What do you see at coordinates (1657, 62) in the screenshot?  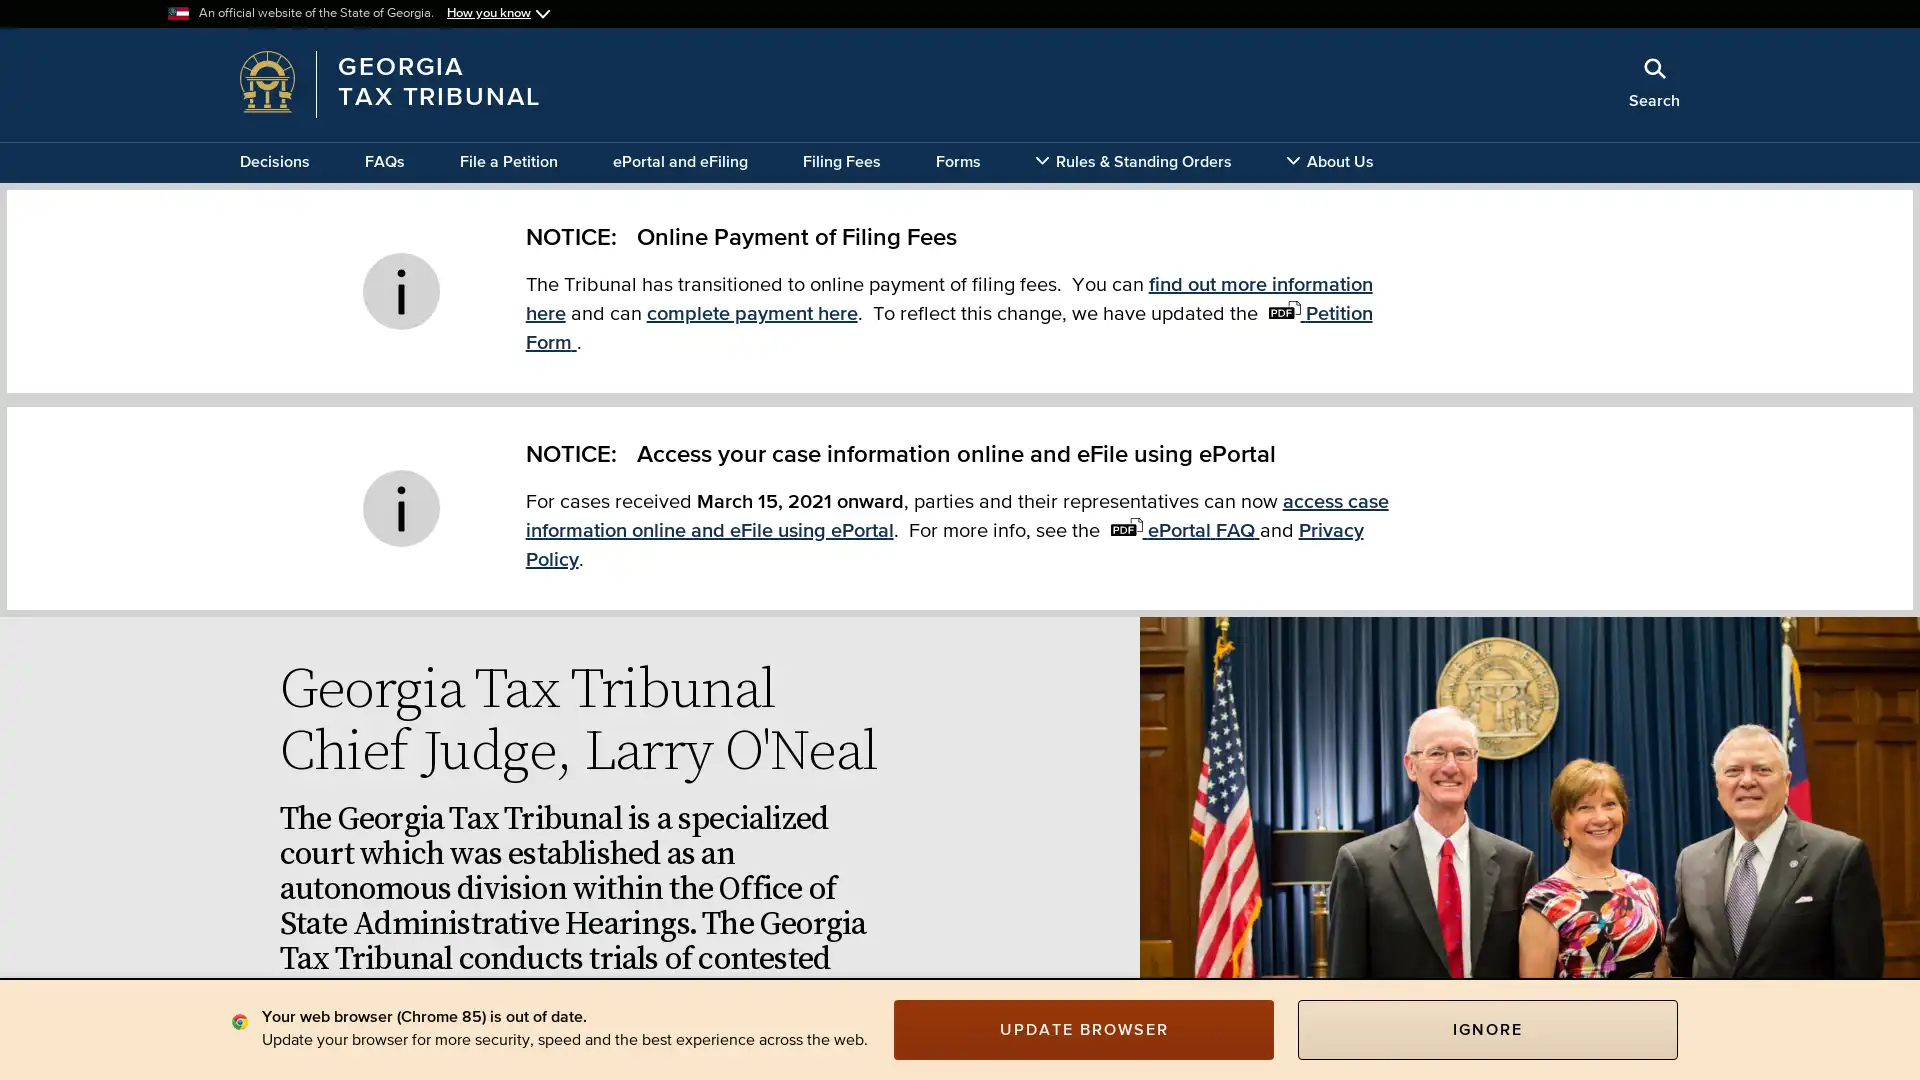 I see `Close` at bounding box center [1657, 62].